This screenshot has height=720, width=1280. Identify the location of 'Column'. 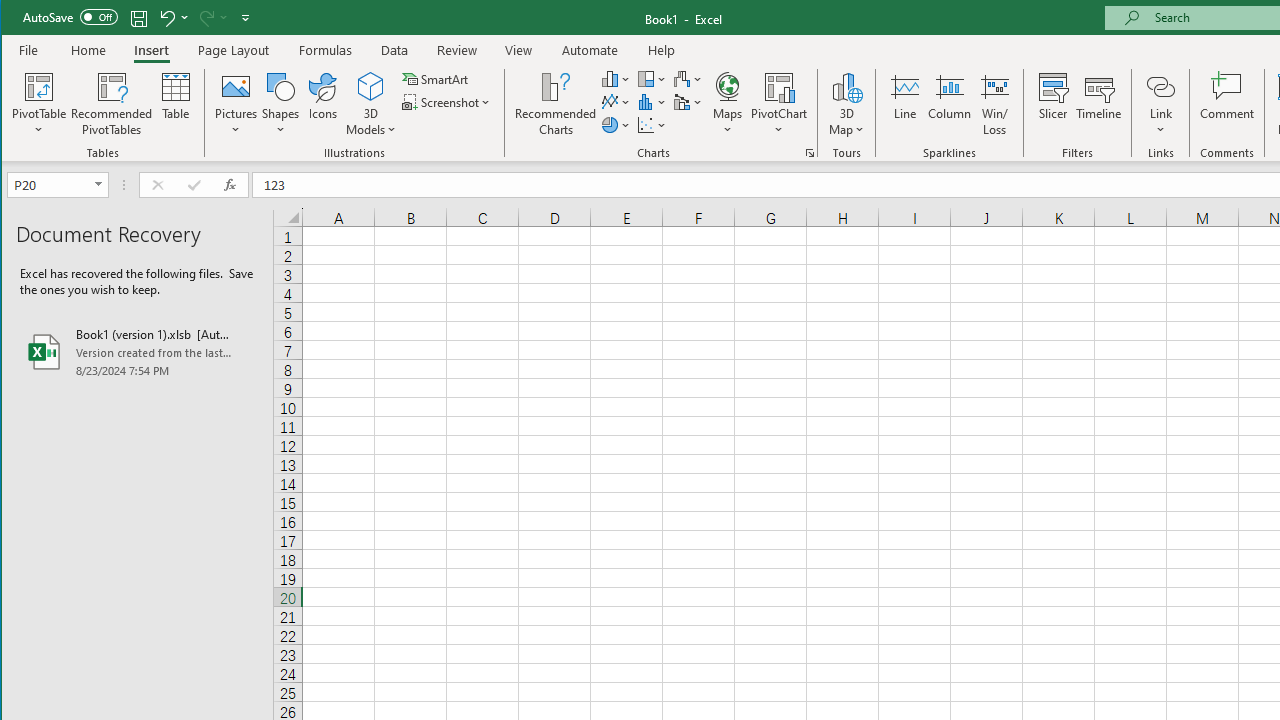
(948, 104).